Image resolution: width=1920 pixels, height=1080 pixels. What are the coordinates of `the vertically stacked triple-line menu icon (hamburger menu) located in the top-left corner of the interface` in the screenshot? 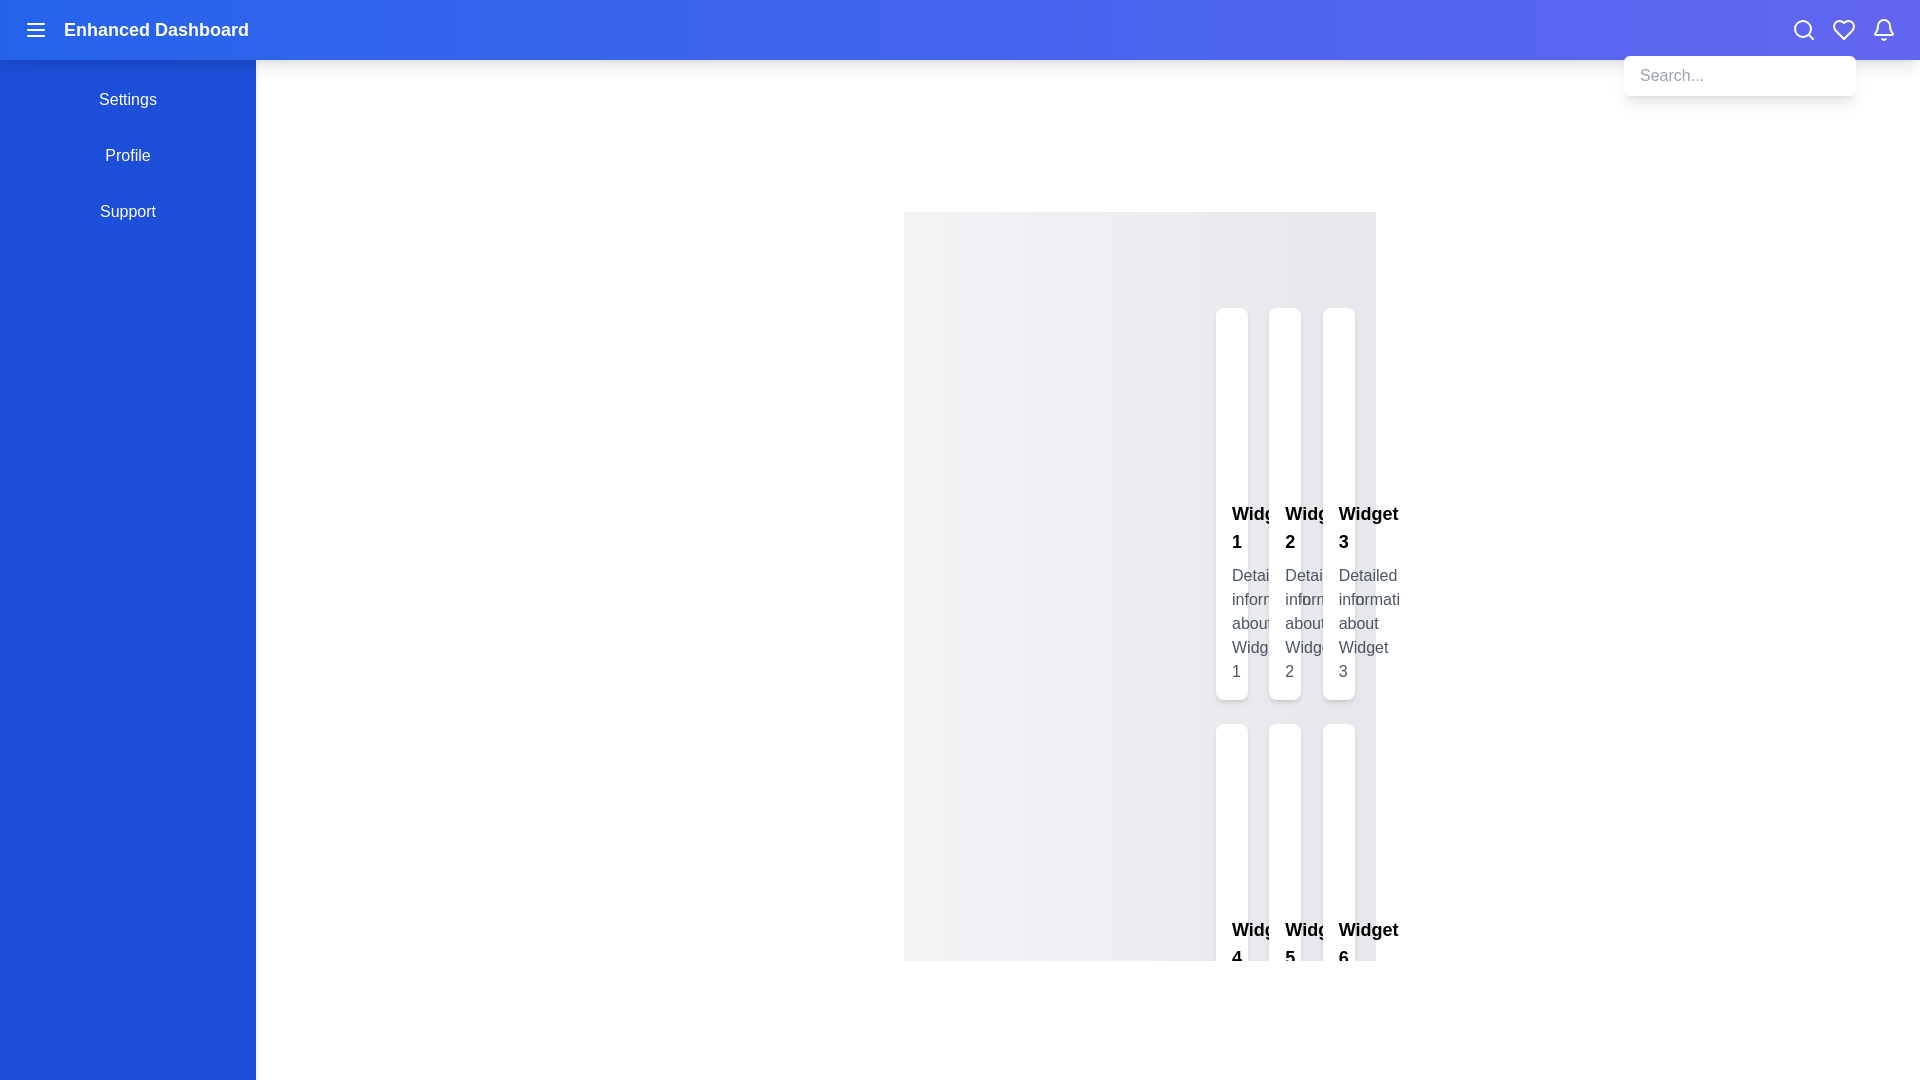 It's located at (35, 30).